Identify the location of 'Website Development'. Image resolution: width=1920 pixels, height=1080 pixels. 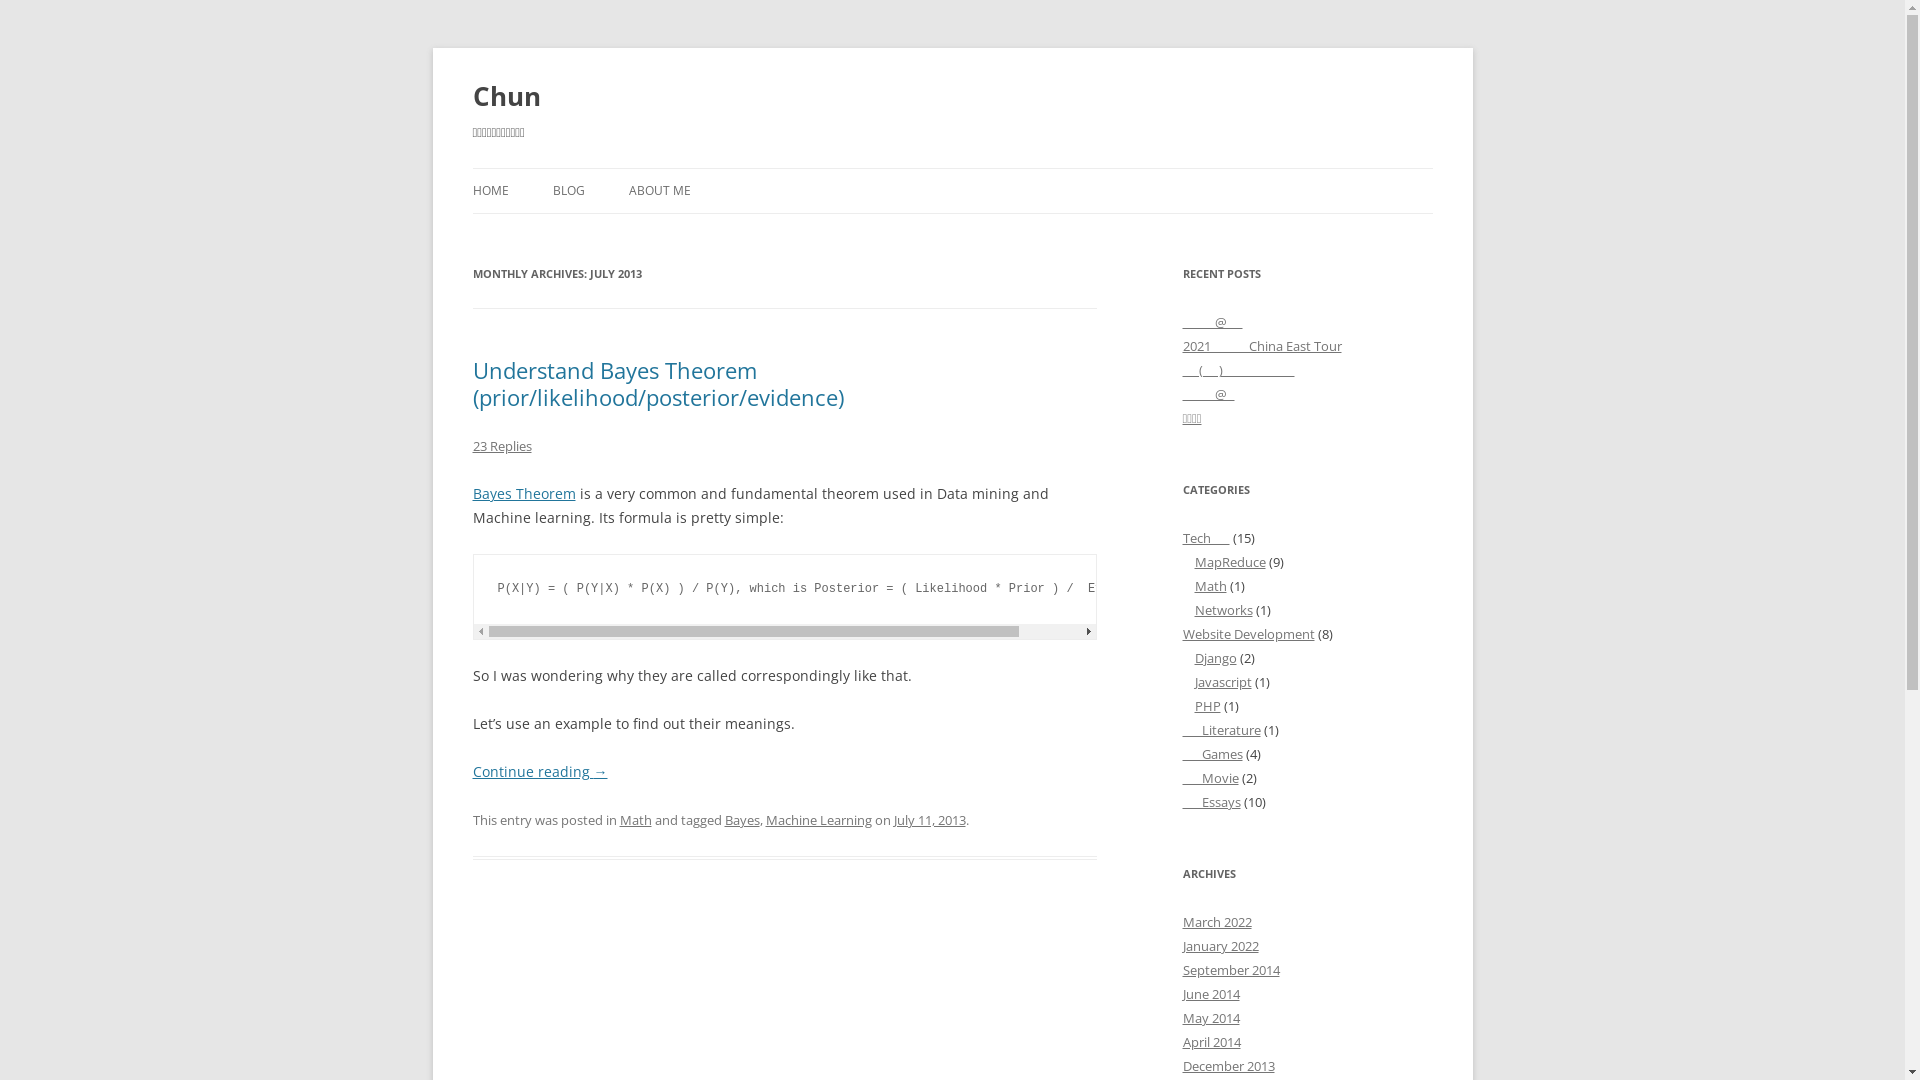
(1247, 633).